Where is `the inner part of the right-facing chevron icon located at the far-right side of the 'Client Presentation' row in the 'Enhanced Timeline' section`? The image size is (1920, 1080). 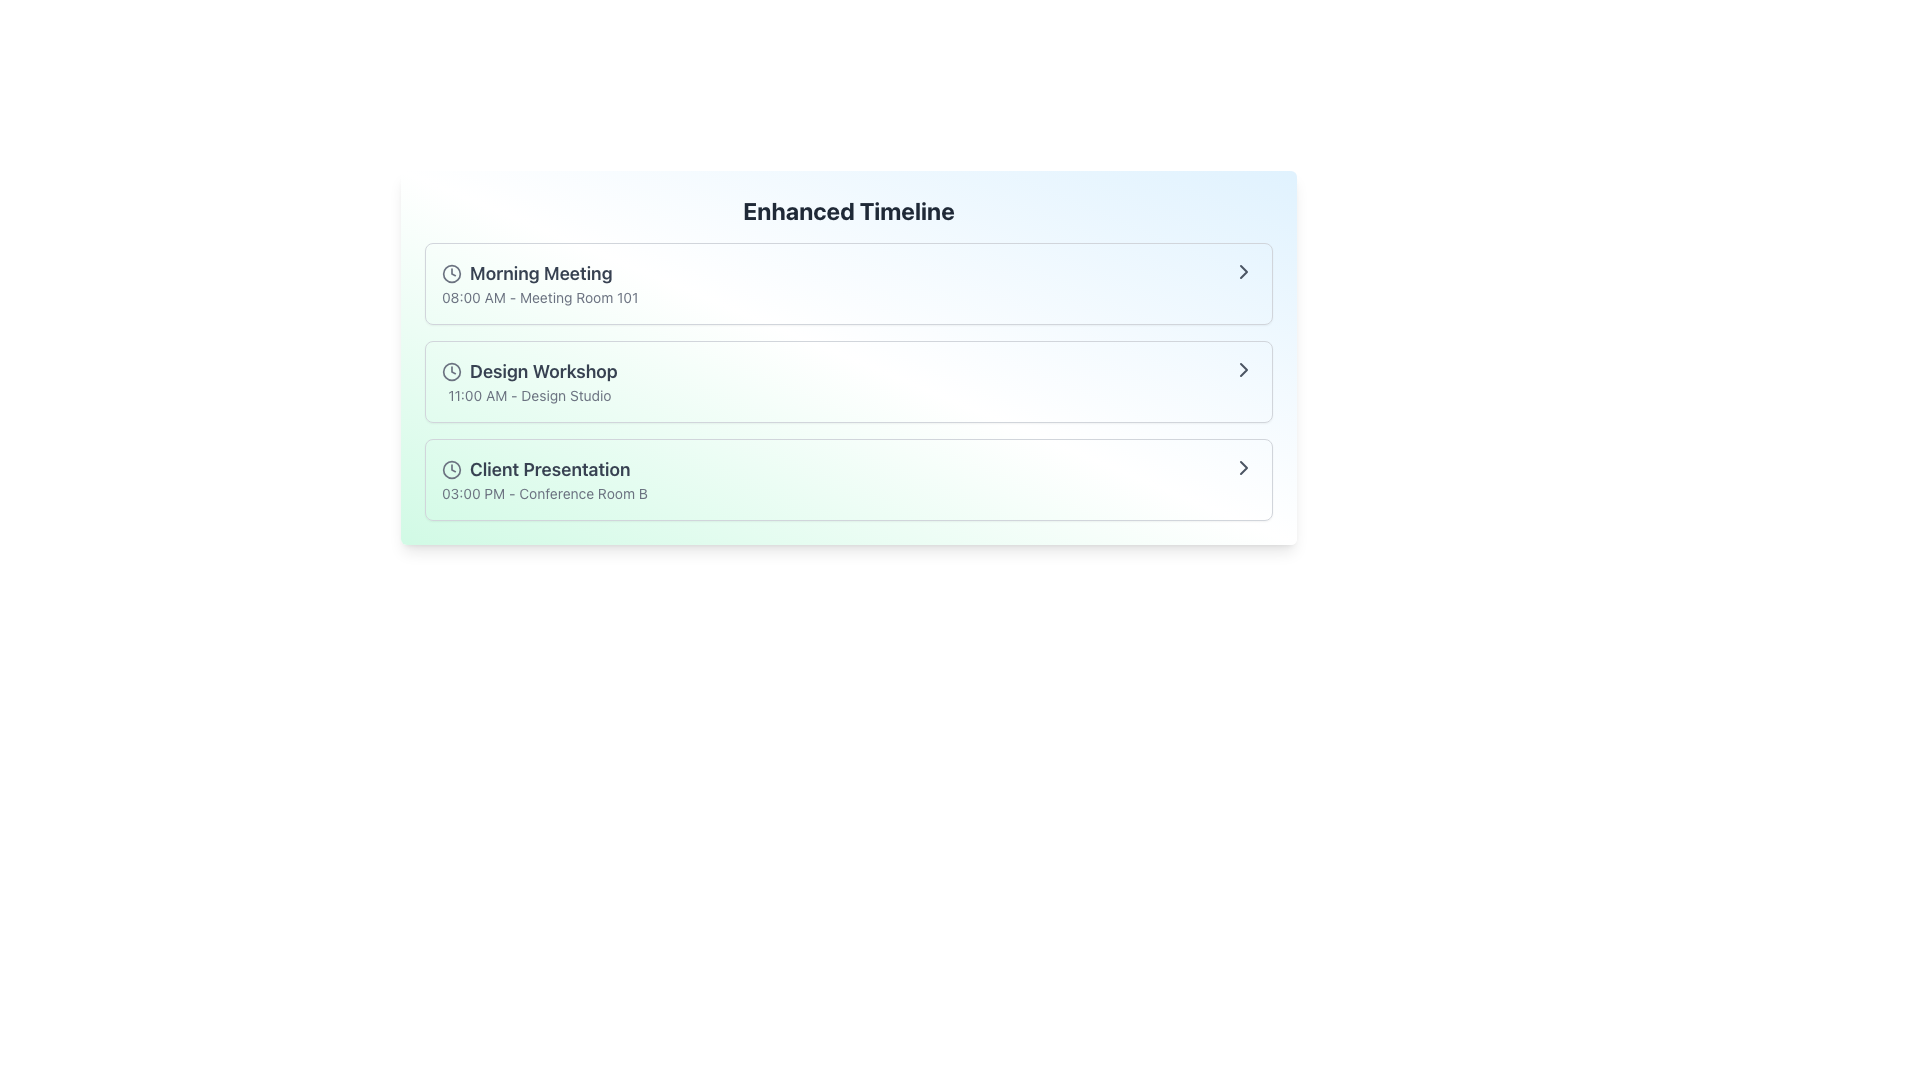
the inner part of the right-facing chevron icon located at the far-right side of the 'Client Presentation' row in the 'Enhanced Timeline' section is located at coordinates (1242, 467).